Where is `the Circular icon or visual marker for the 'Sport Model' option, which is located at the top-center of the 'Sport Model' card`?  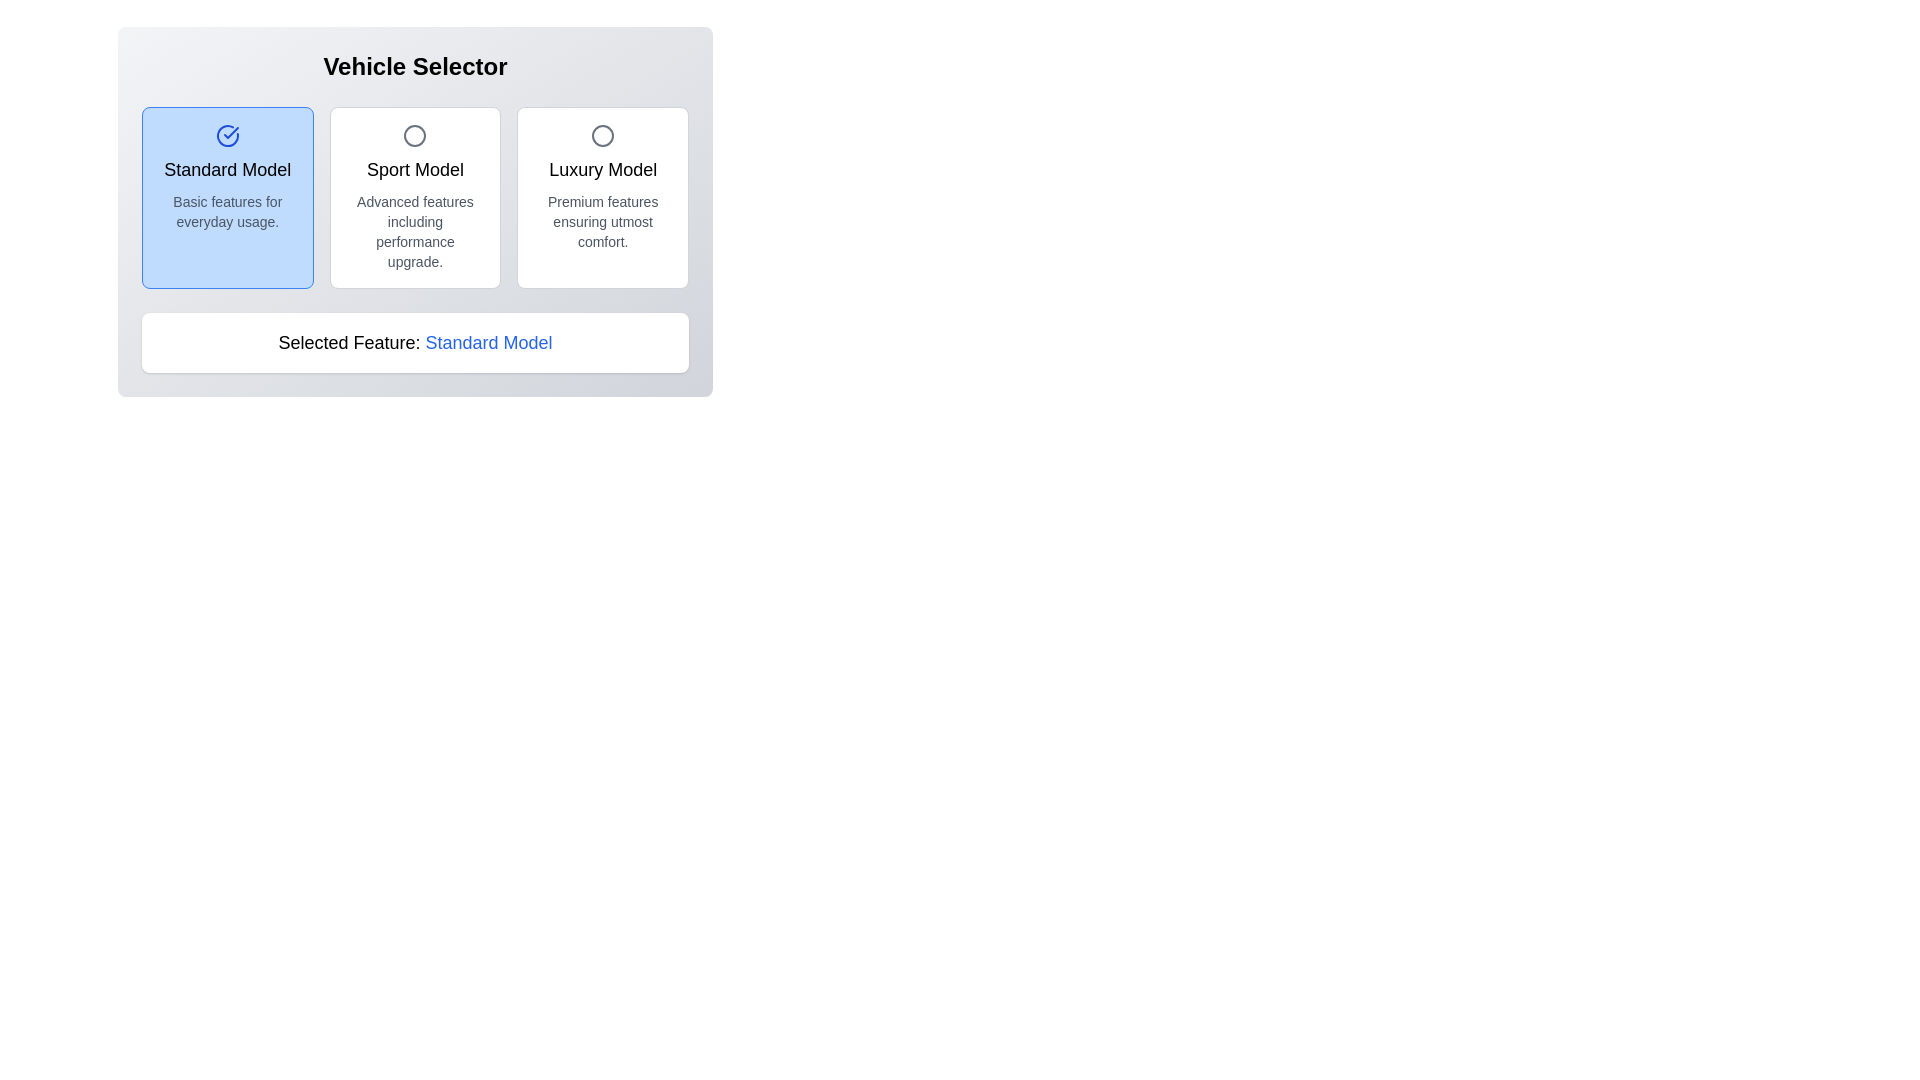 the Circular icon or visual marker for the 'Sport Model' option, which is located at the top-center of the 'Sport Model' card is located at coordinates (414, 135).